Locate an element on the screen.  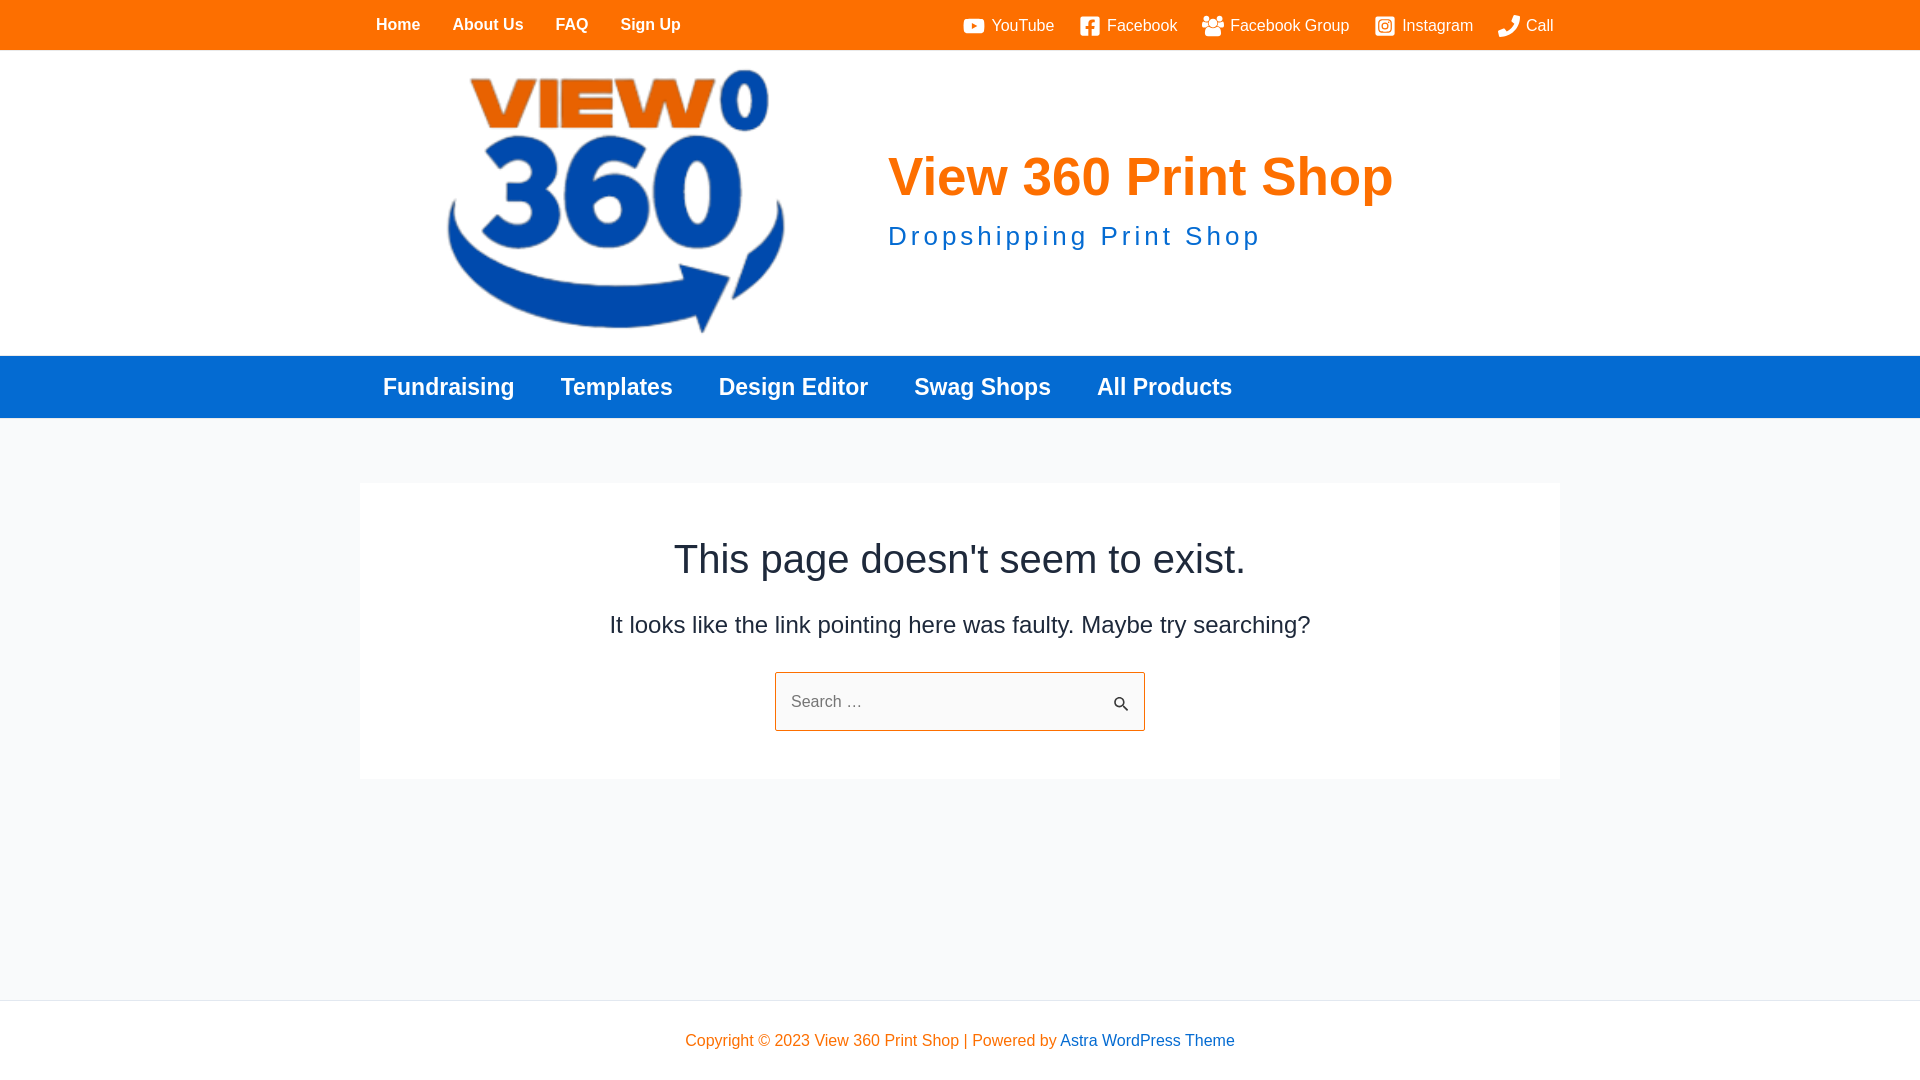
'Home' is located at coordinates (398, 24).